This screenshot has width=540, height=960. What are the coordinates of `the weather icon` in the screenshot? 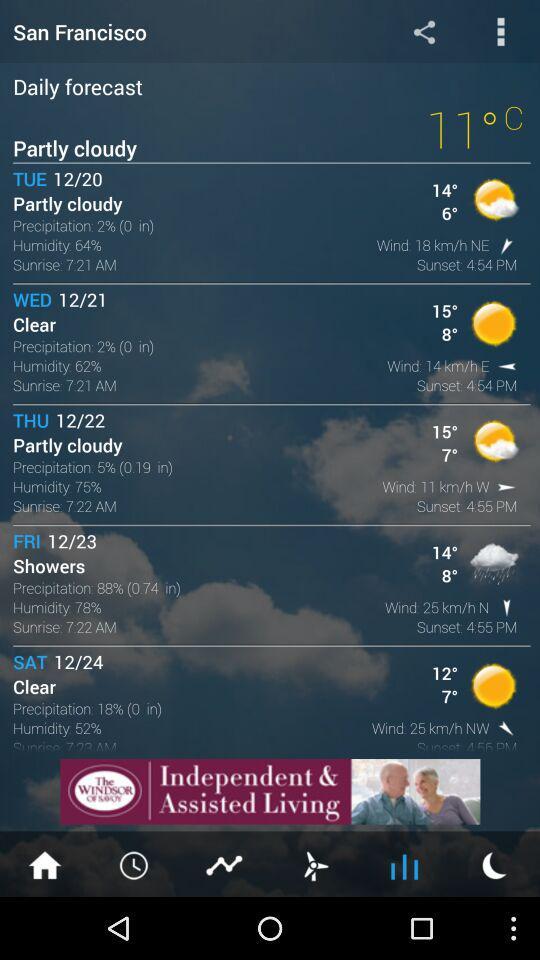 It's located at (494, 925).